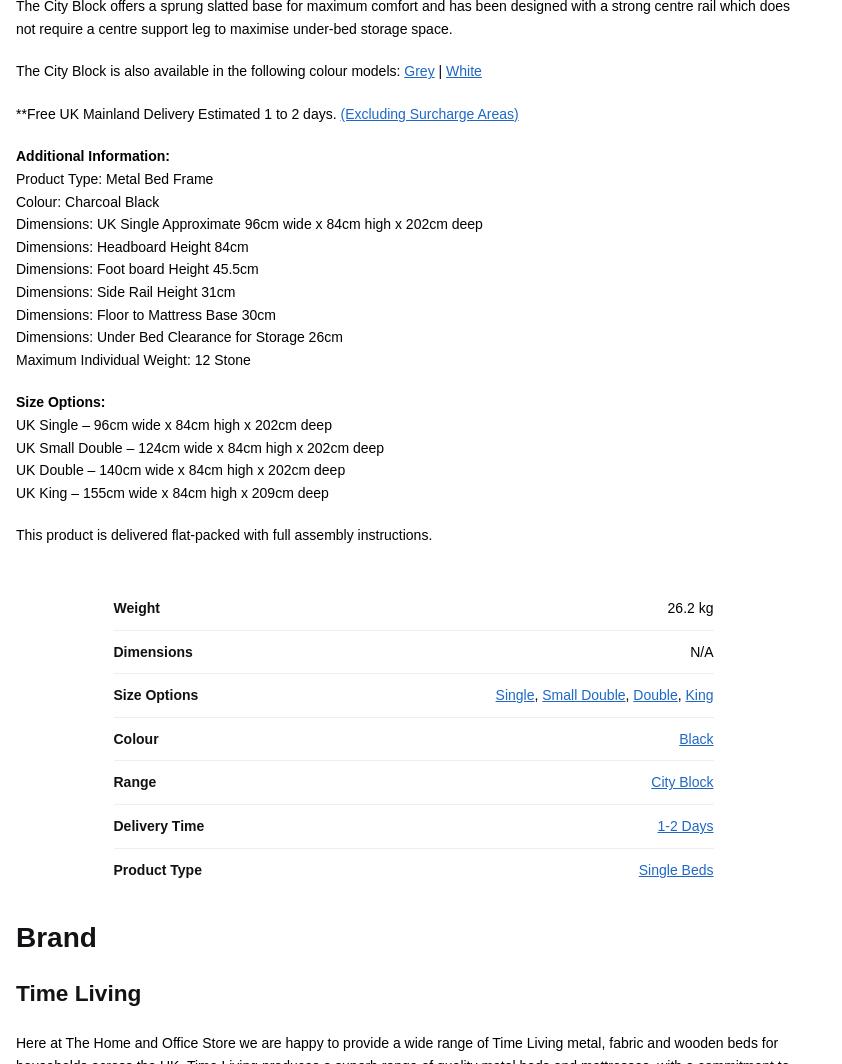  What do you see at coordinates (516, 656) in the screenshot?
I see `'King Size Beds'` at bounding box center [516, 656].